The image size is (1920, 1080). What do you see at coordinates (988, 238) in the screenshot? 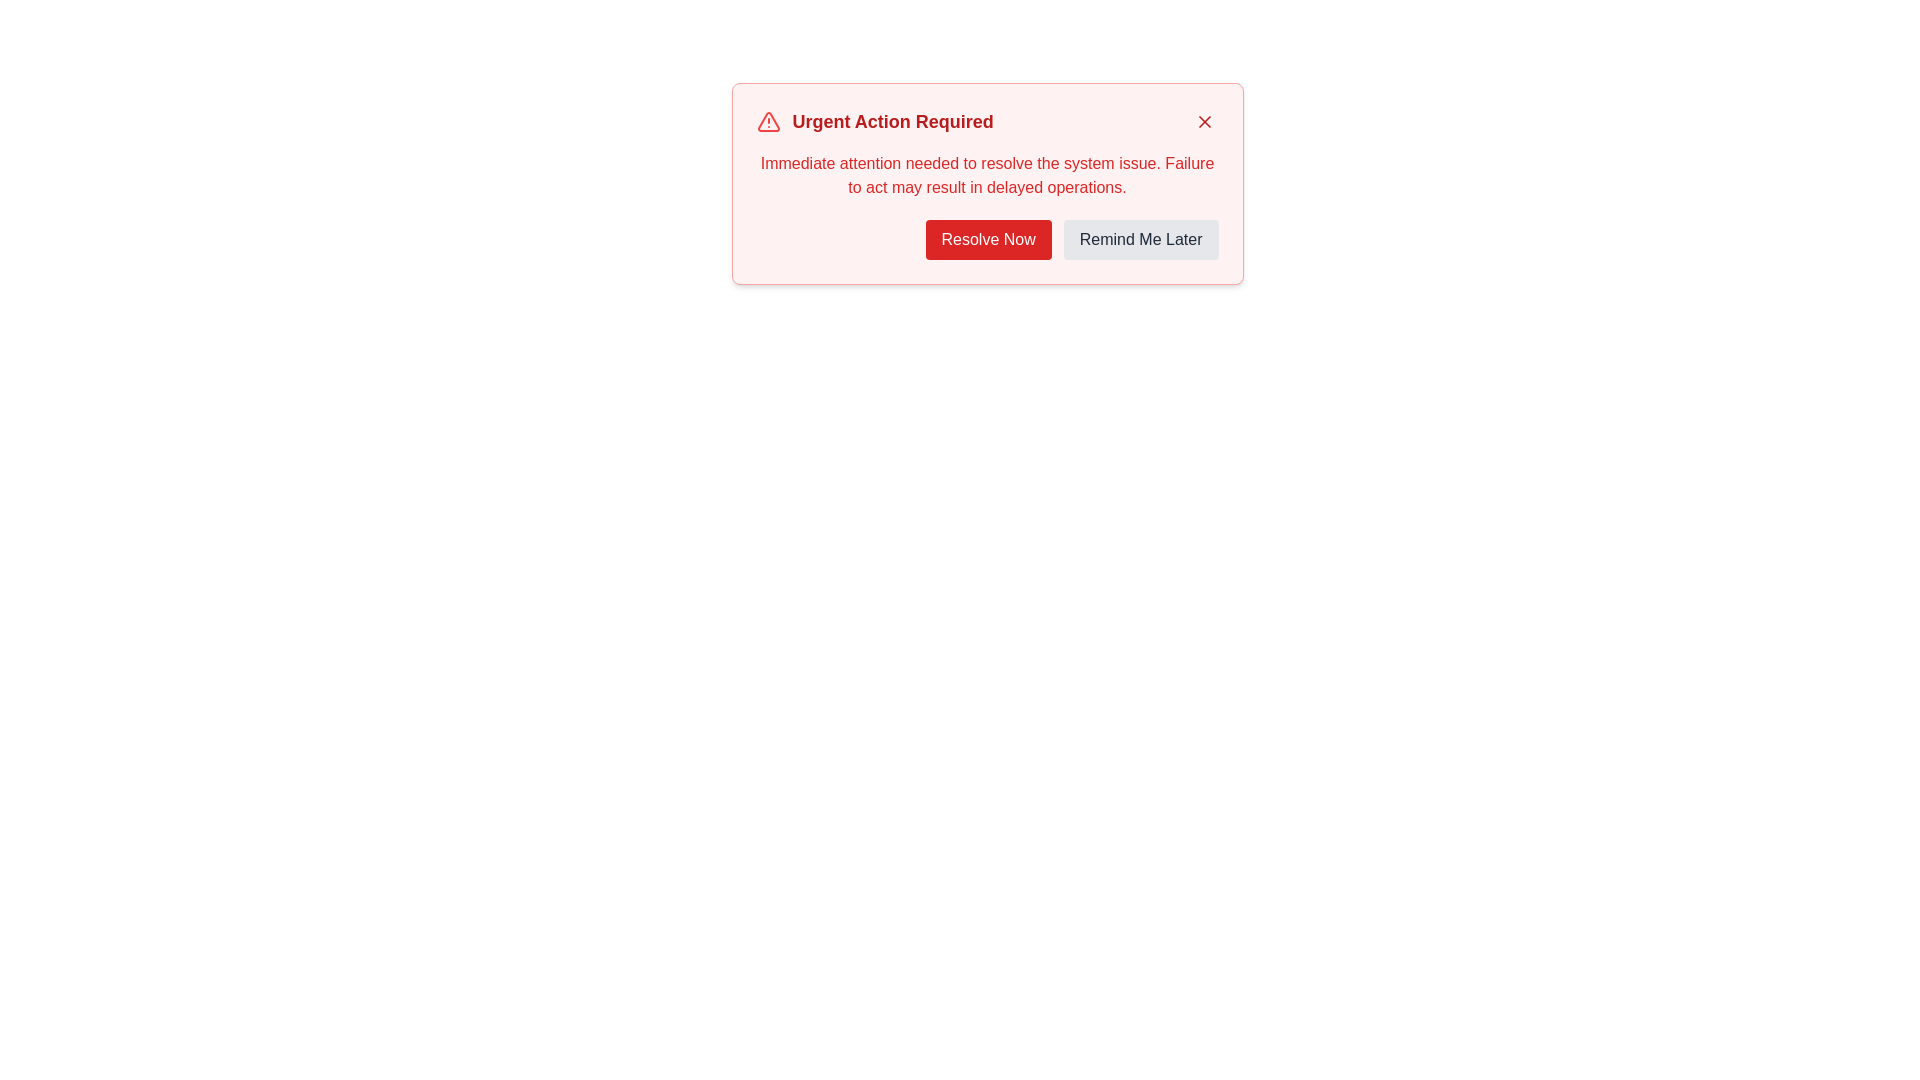
I see `the leftmost button in the card-like interface` at bounding box center [988, 238].